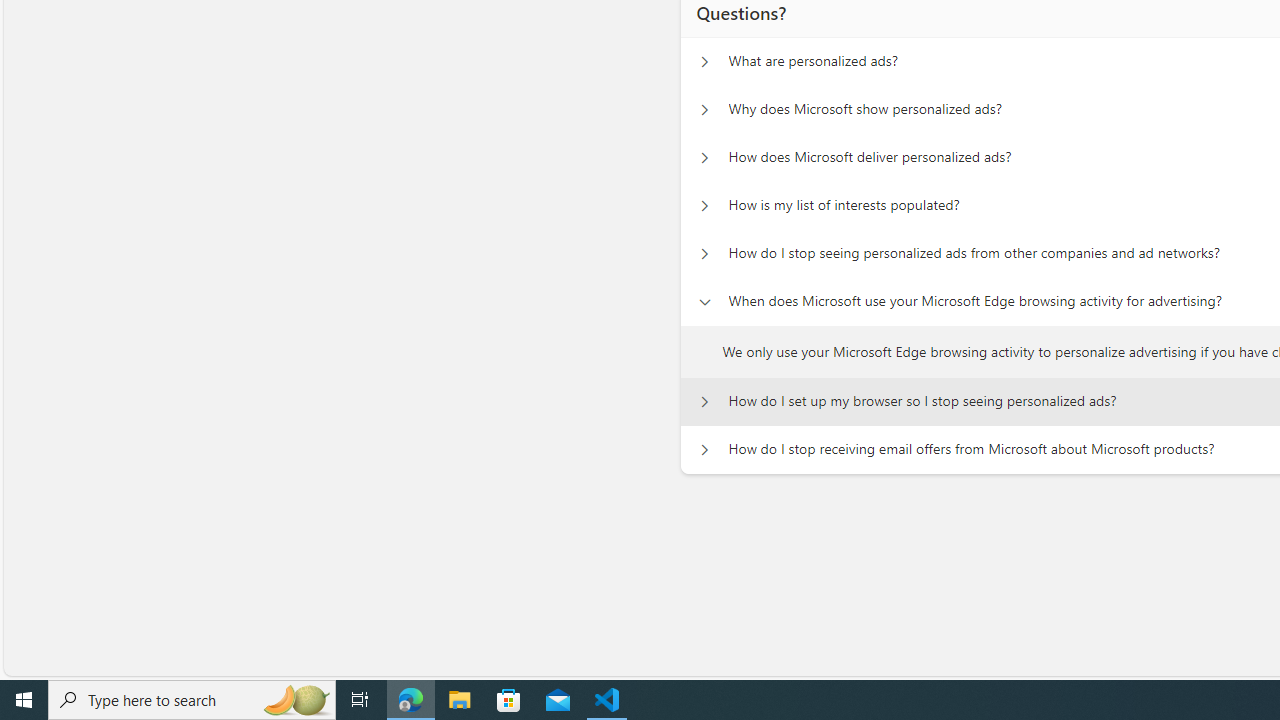  I want to click on 'Questions? What are personalized ads?', so click(704, 61).